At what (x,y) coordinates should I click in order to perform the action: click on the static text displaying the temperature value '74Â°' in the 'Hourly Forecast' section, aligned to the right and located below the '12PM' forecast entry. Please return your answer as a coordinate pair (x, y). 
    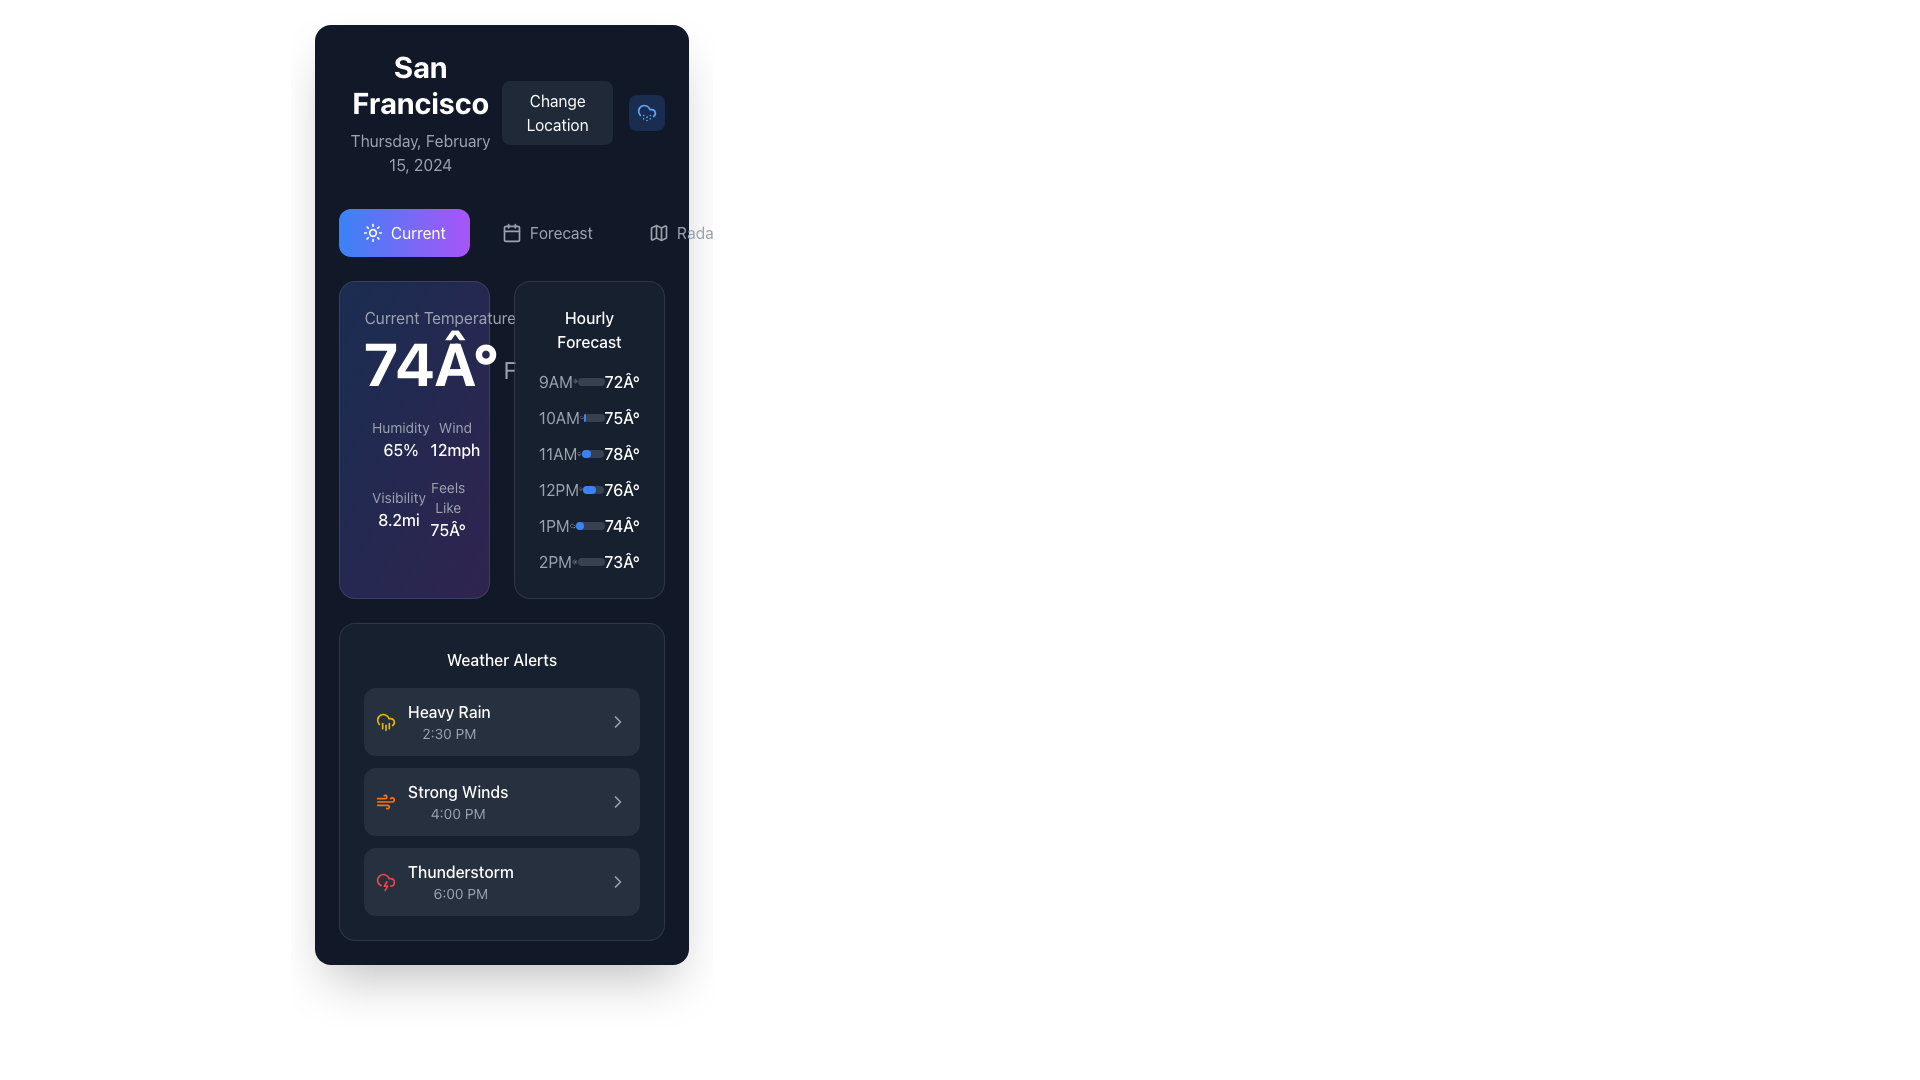
    Looking at the image, I should click on (621, 524).